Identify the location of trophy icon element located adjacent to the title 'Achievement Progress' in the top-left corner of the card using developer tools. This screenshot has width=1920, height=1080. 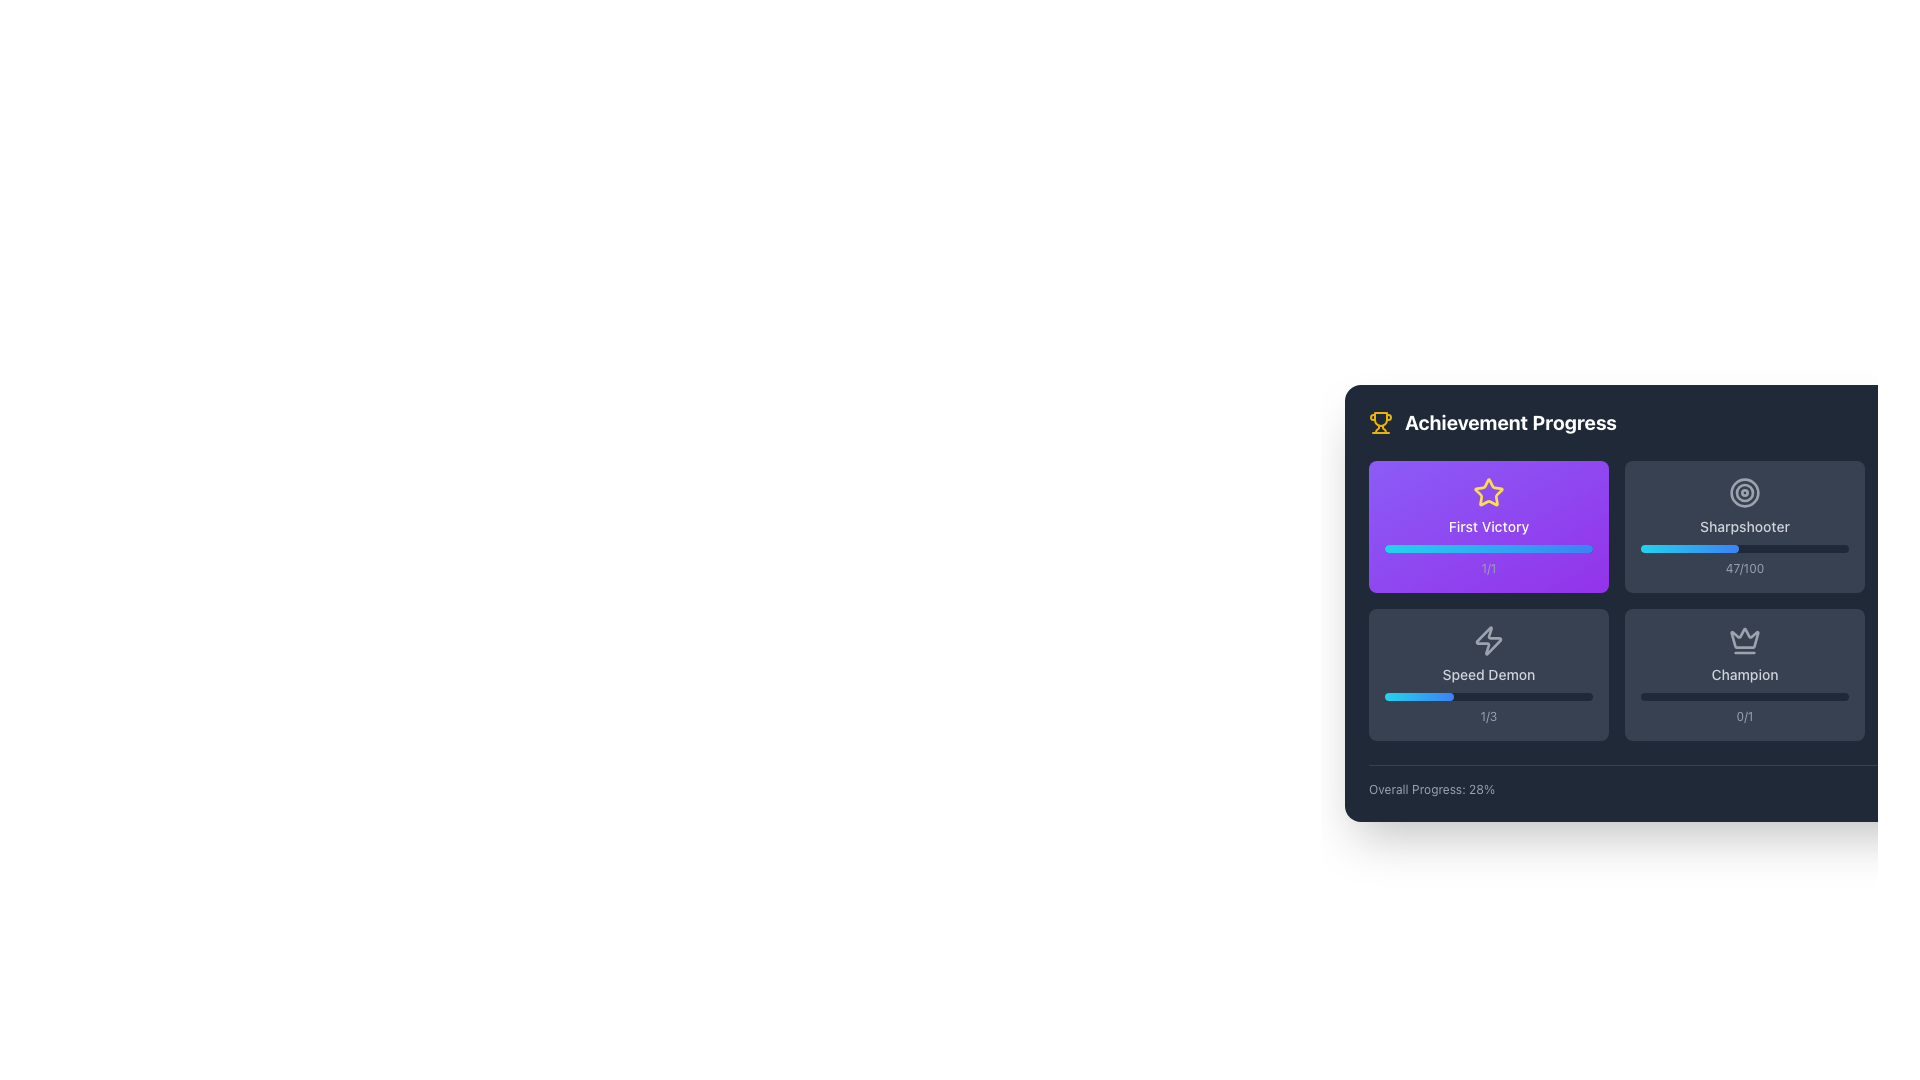
(1380, 418).